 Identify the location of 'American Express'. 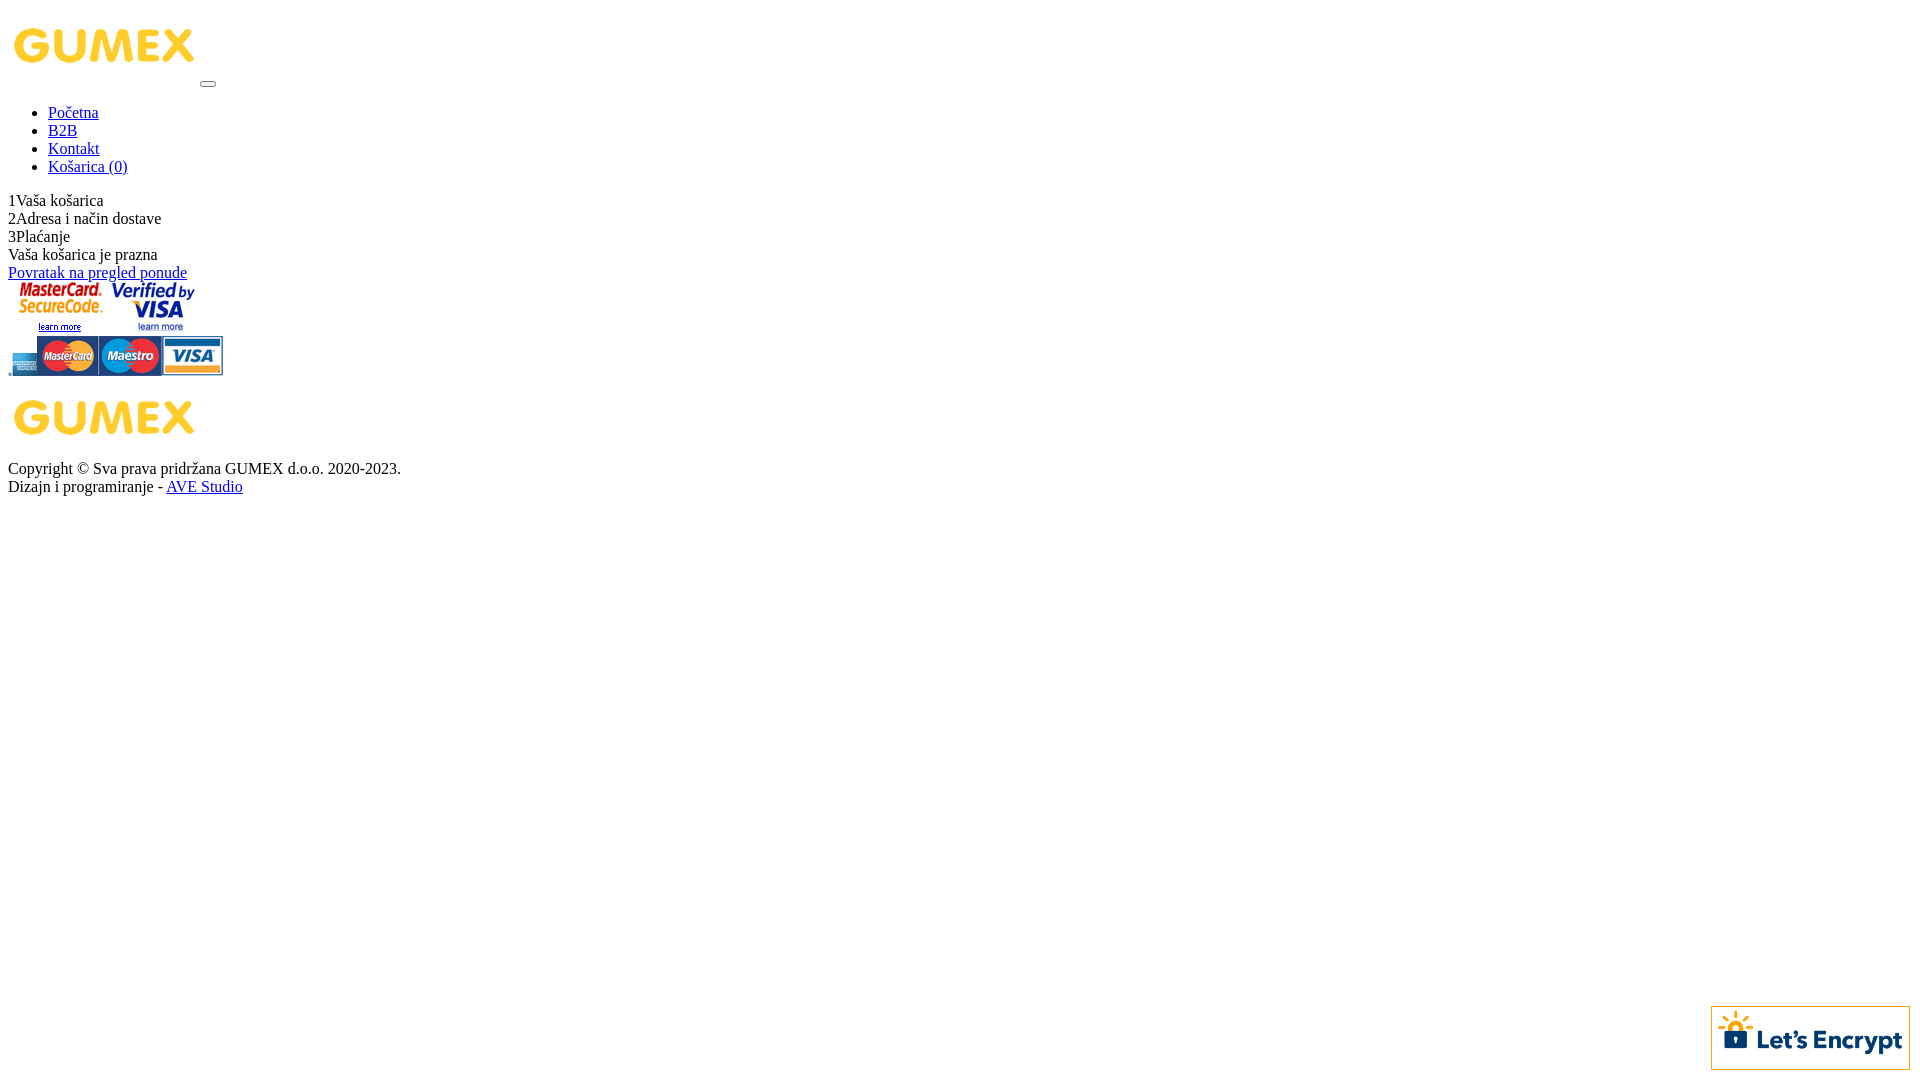
(8, 370).